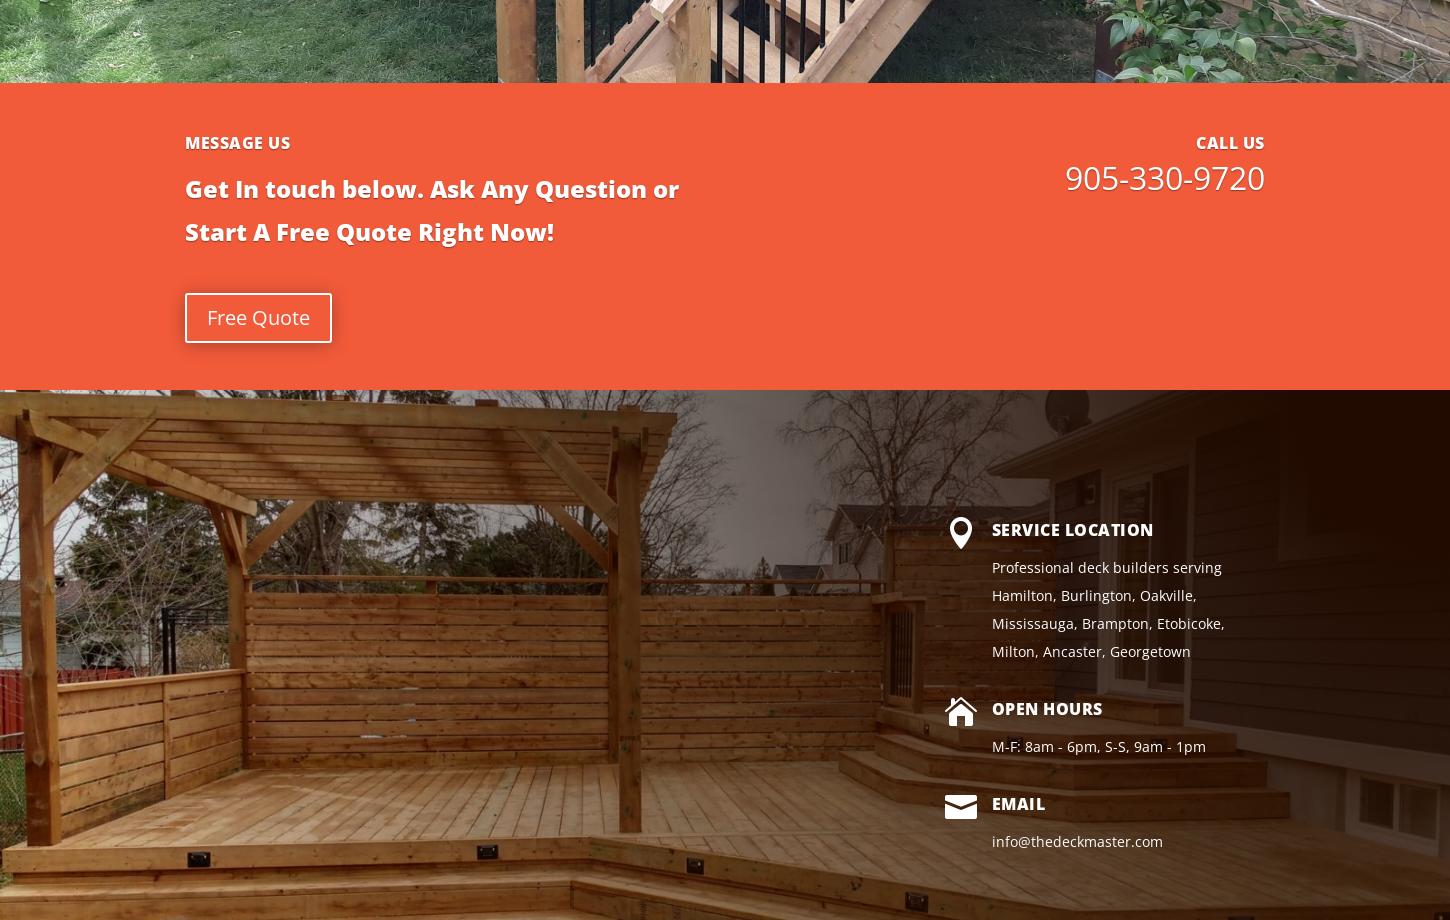 This screenshot has height=920, width=1450. Describe the element at coordinates (1018, 802) in the screenshot. I see `'Email'` at that location.